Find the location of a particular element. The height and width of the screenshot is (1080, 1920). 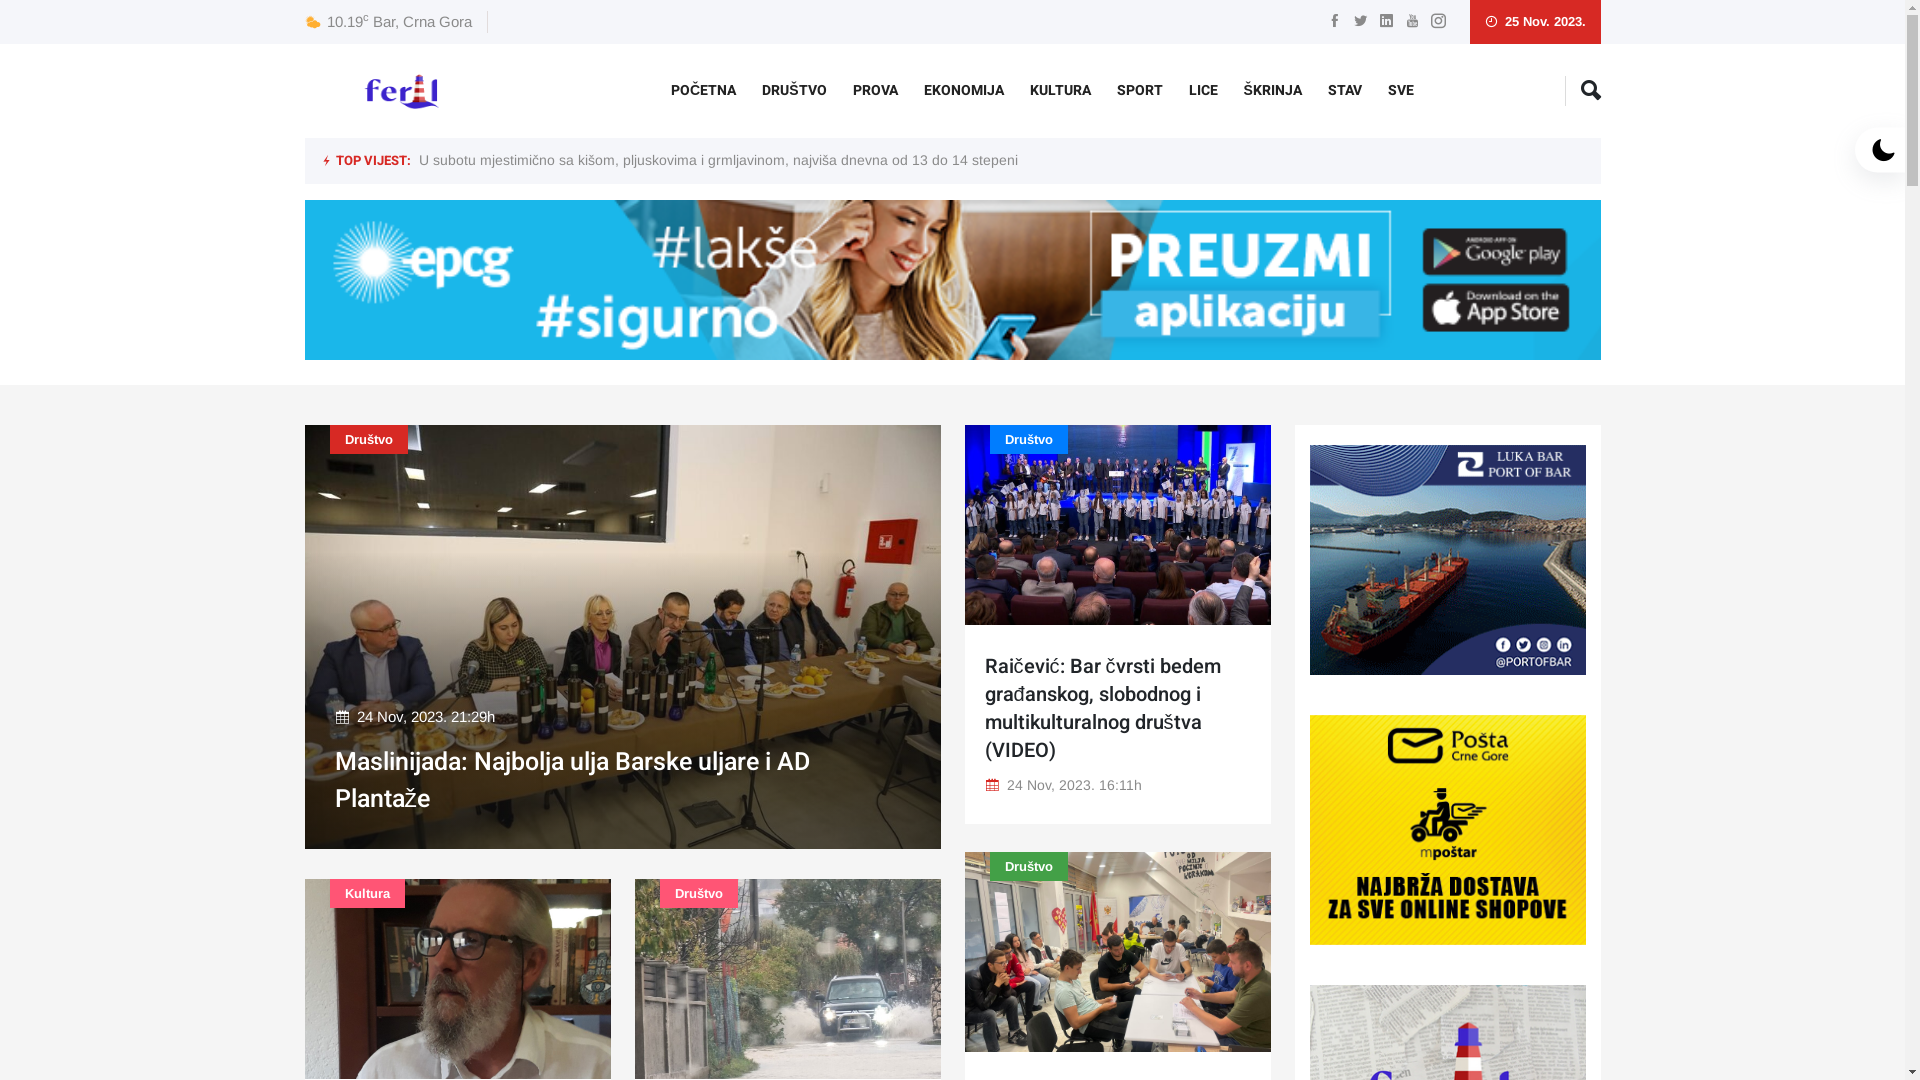

'SPORT' is located at coordinates (1140, 90).